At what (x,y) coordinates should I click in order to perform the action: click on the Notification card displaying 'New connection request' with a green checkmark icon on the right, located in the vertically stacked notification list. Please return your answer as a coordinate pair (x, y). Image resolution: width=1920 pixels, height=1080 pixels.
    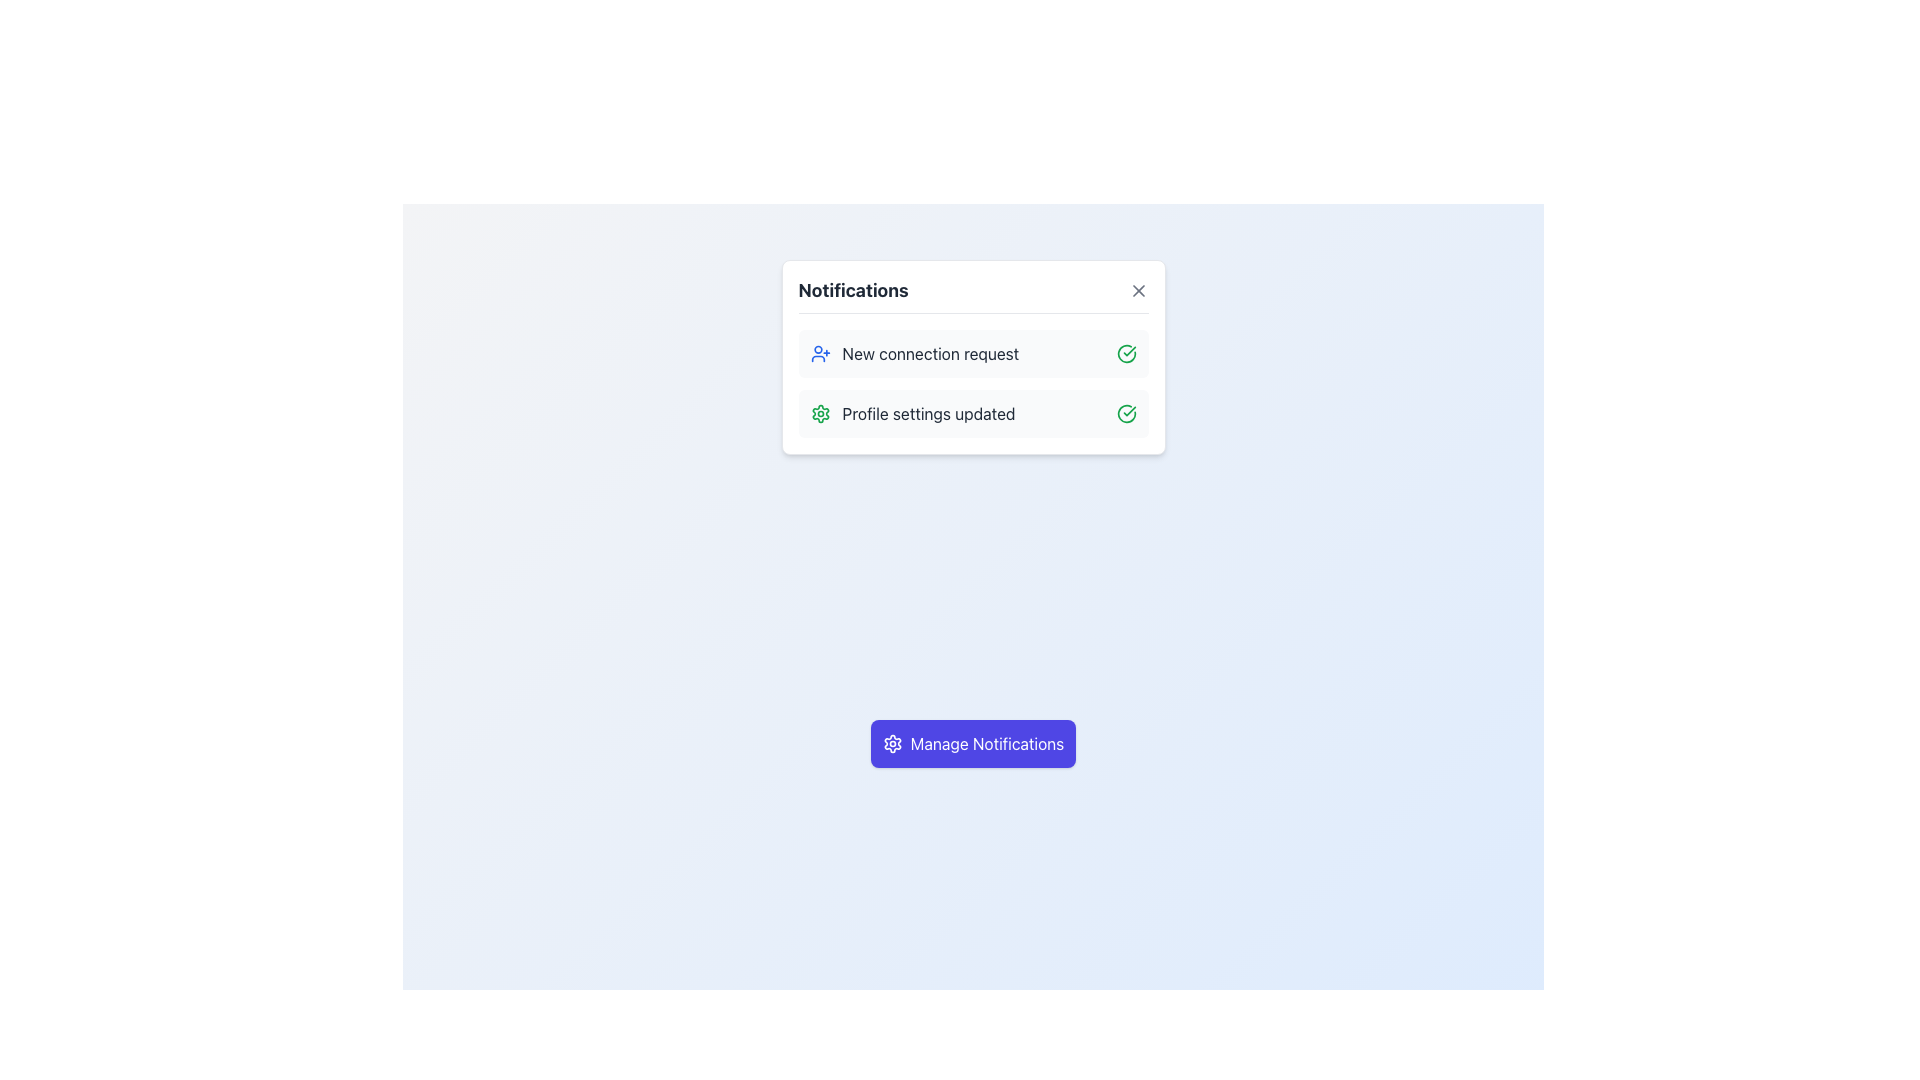
    Looking at the image, I should click on (973, 353).